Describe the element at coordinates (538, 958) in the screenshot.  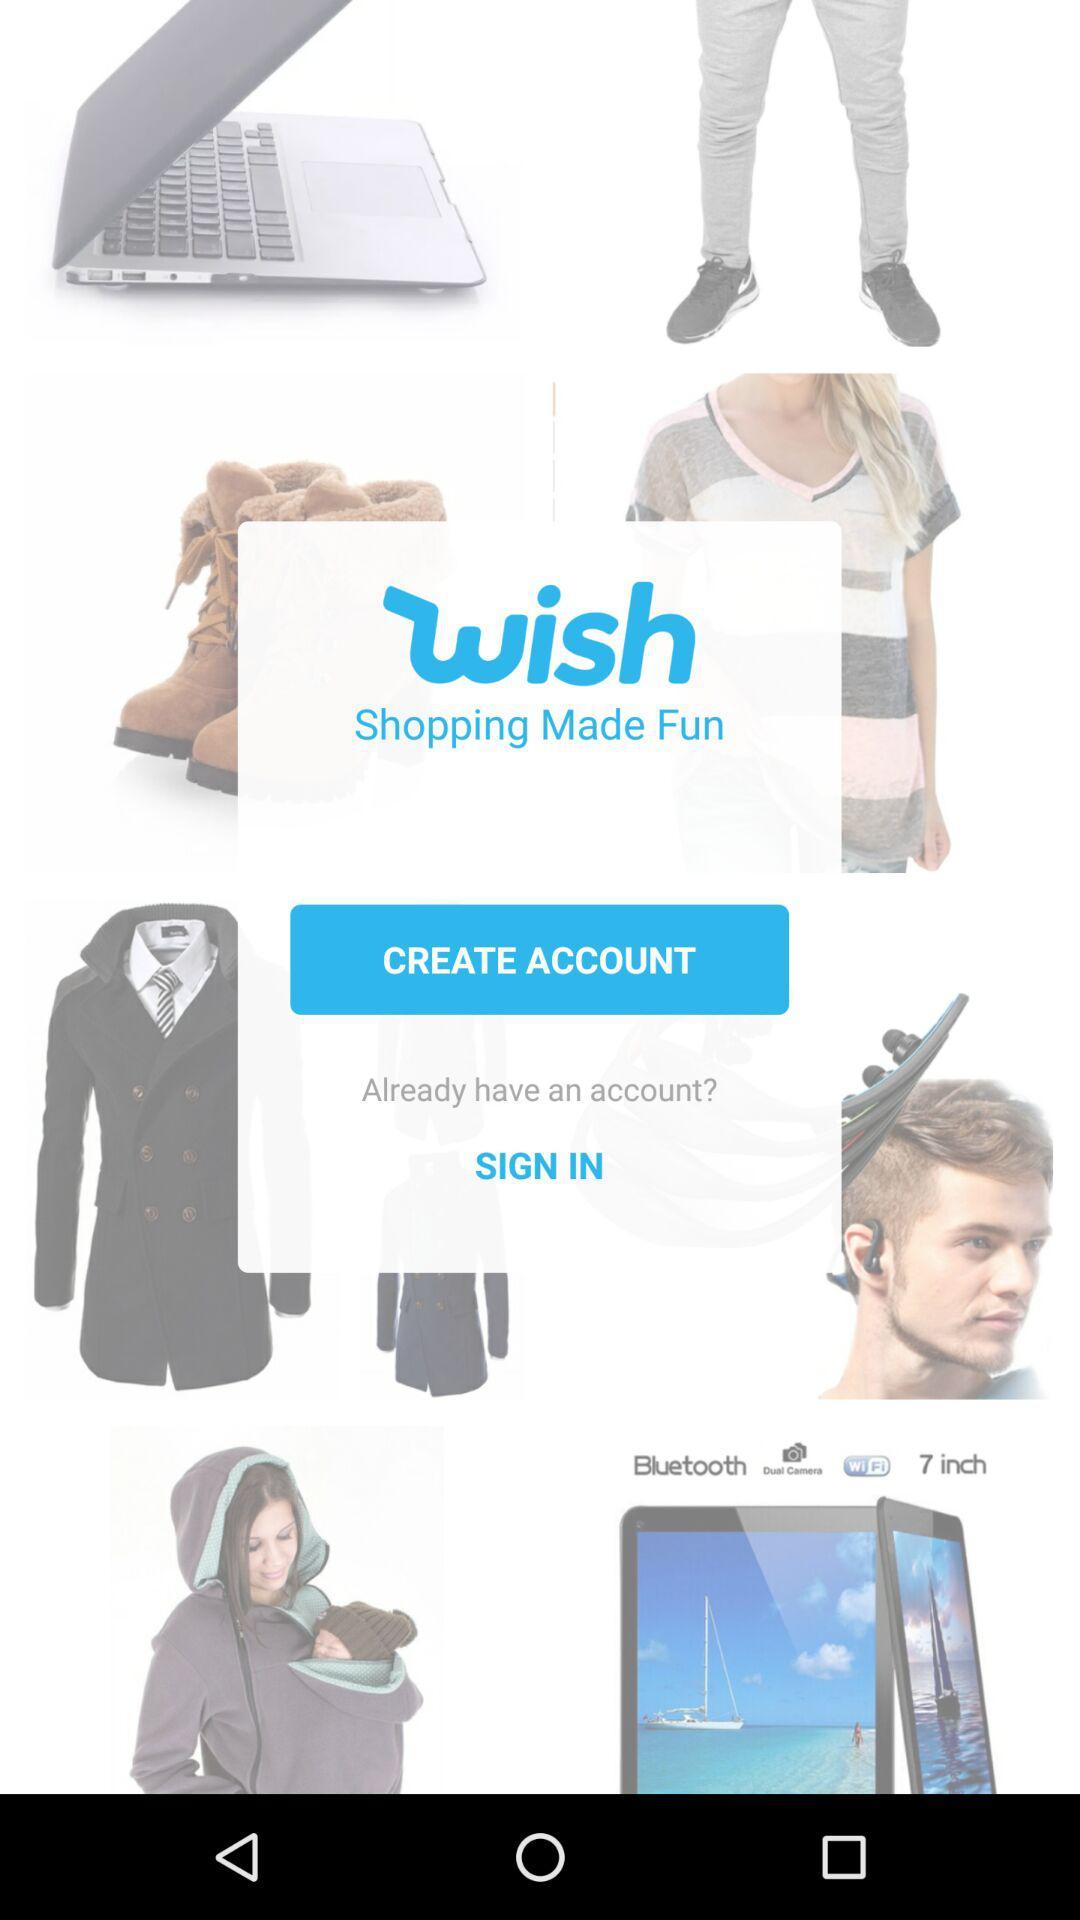
I see `item above the already have an item` at that location.